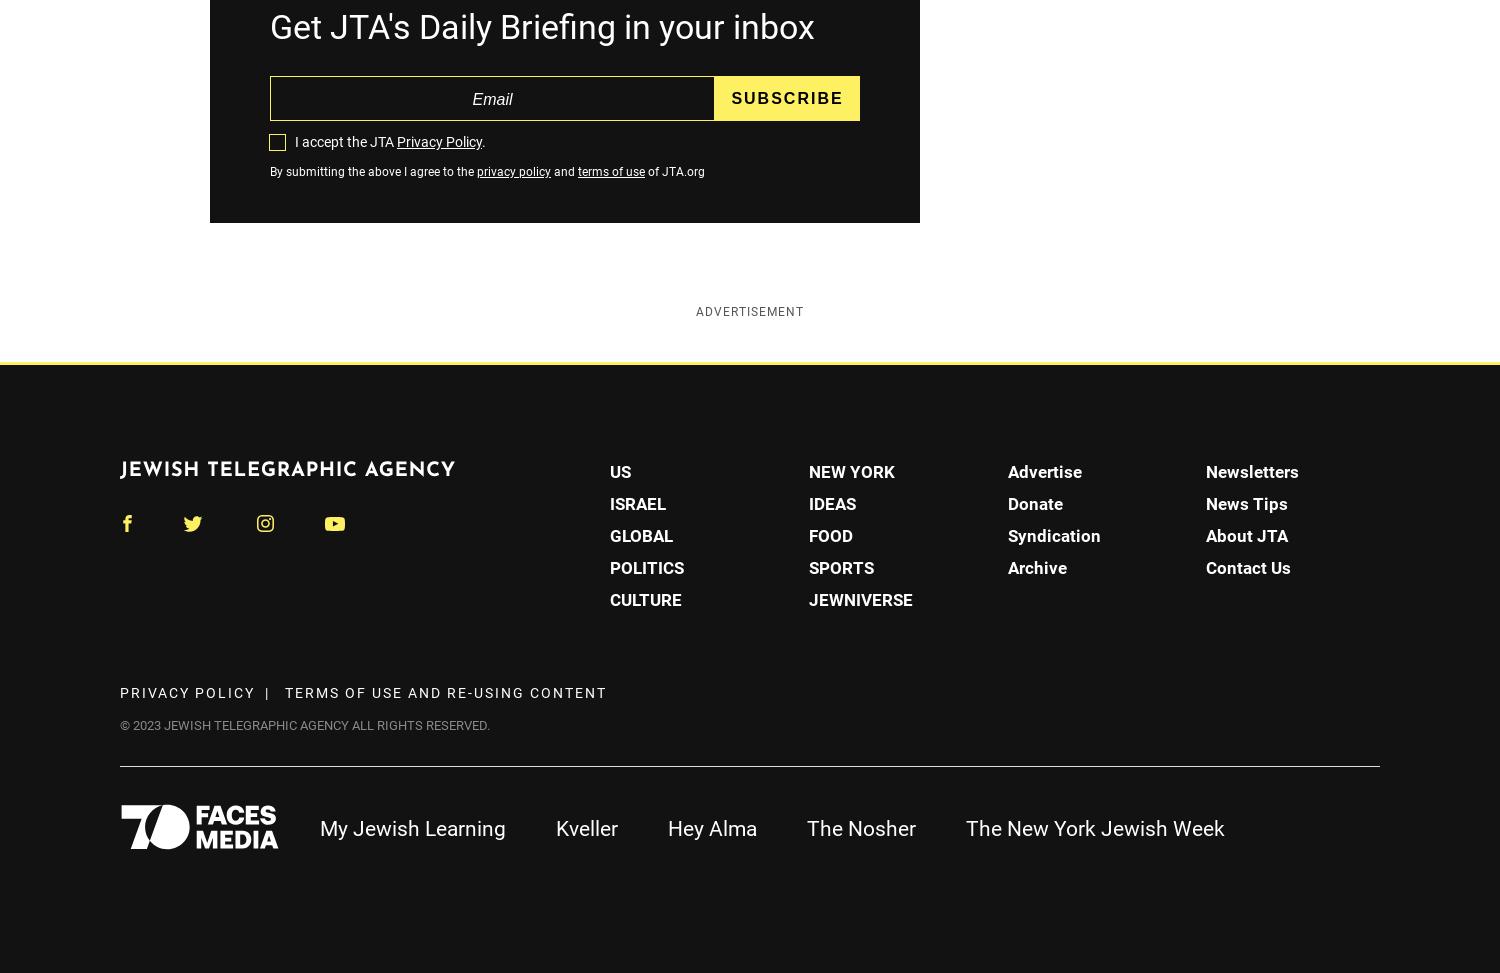  I want to click on 'News Tips', so click(1245, 502).